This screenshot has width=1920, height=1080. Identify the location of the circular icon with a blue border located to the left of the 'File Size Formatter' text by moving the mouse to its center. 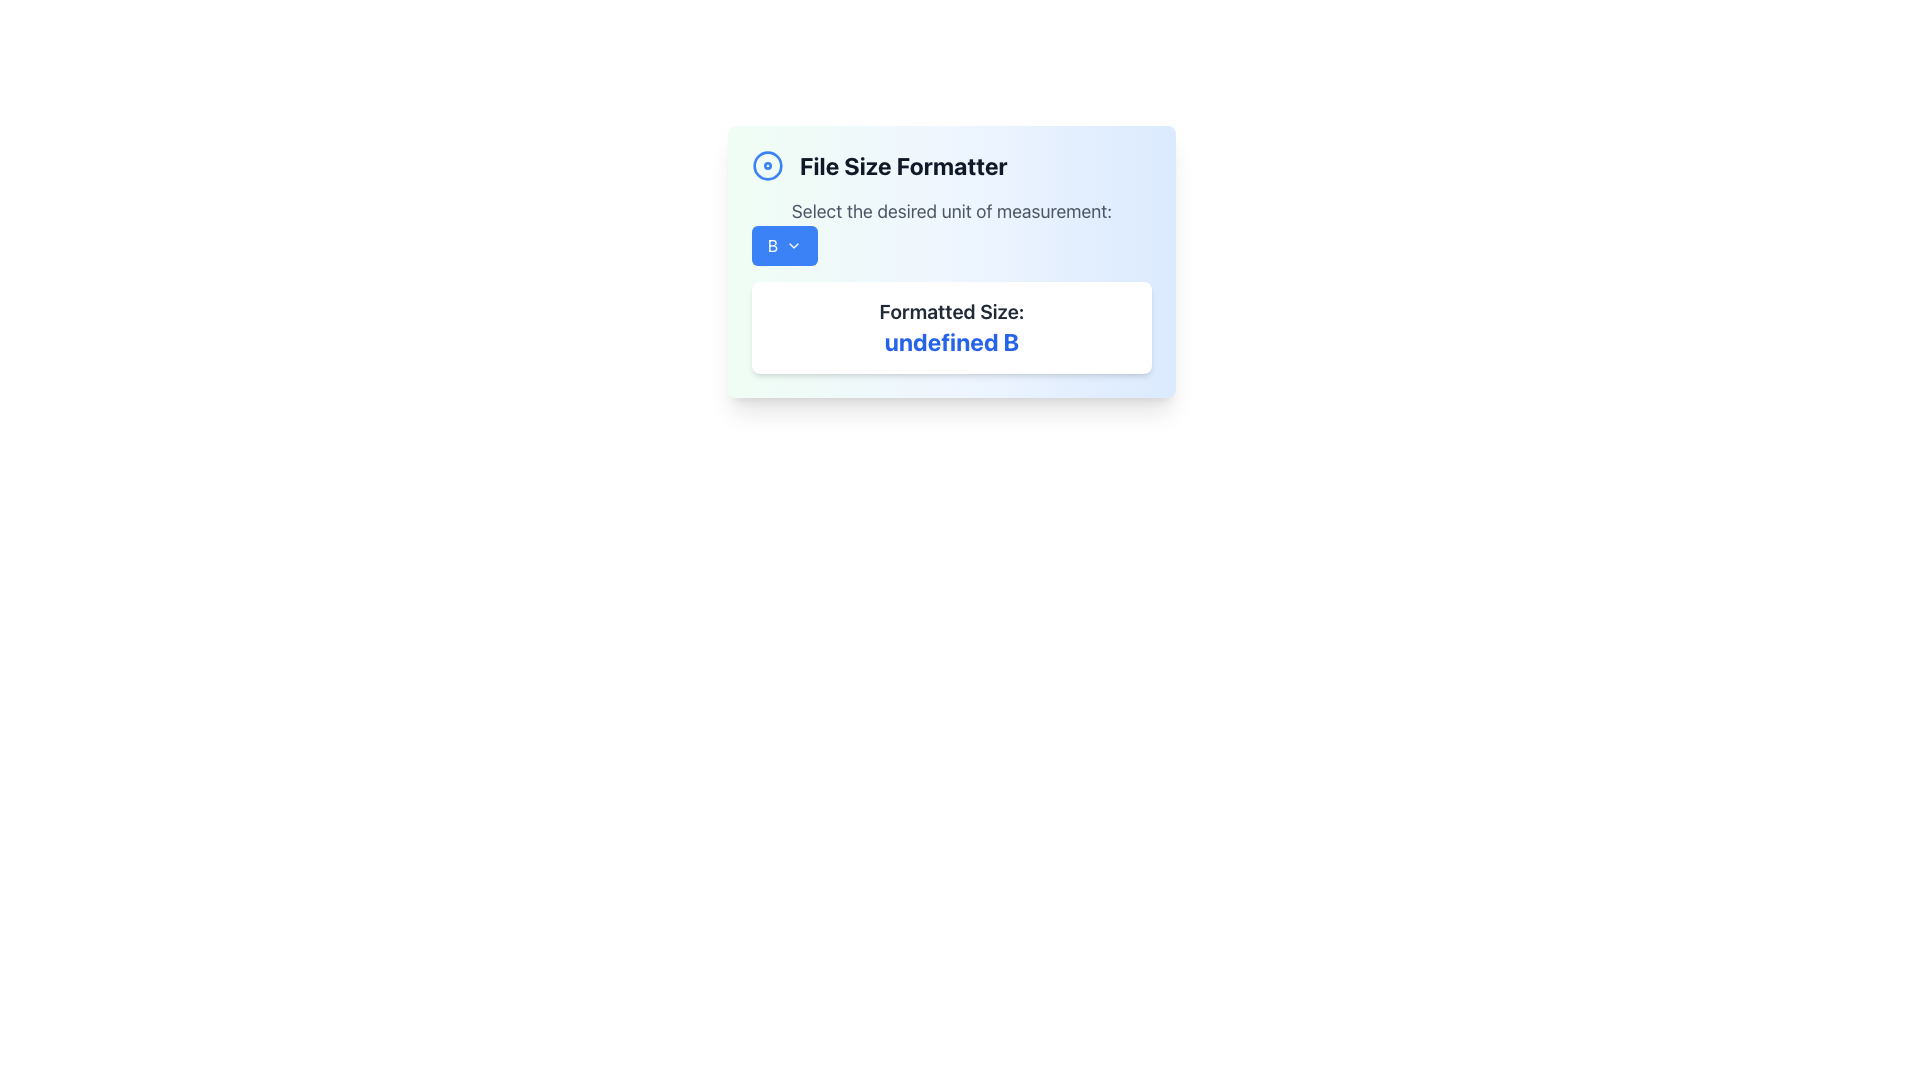
(767, 164).